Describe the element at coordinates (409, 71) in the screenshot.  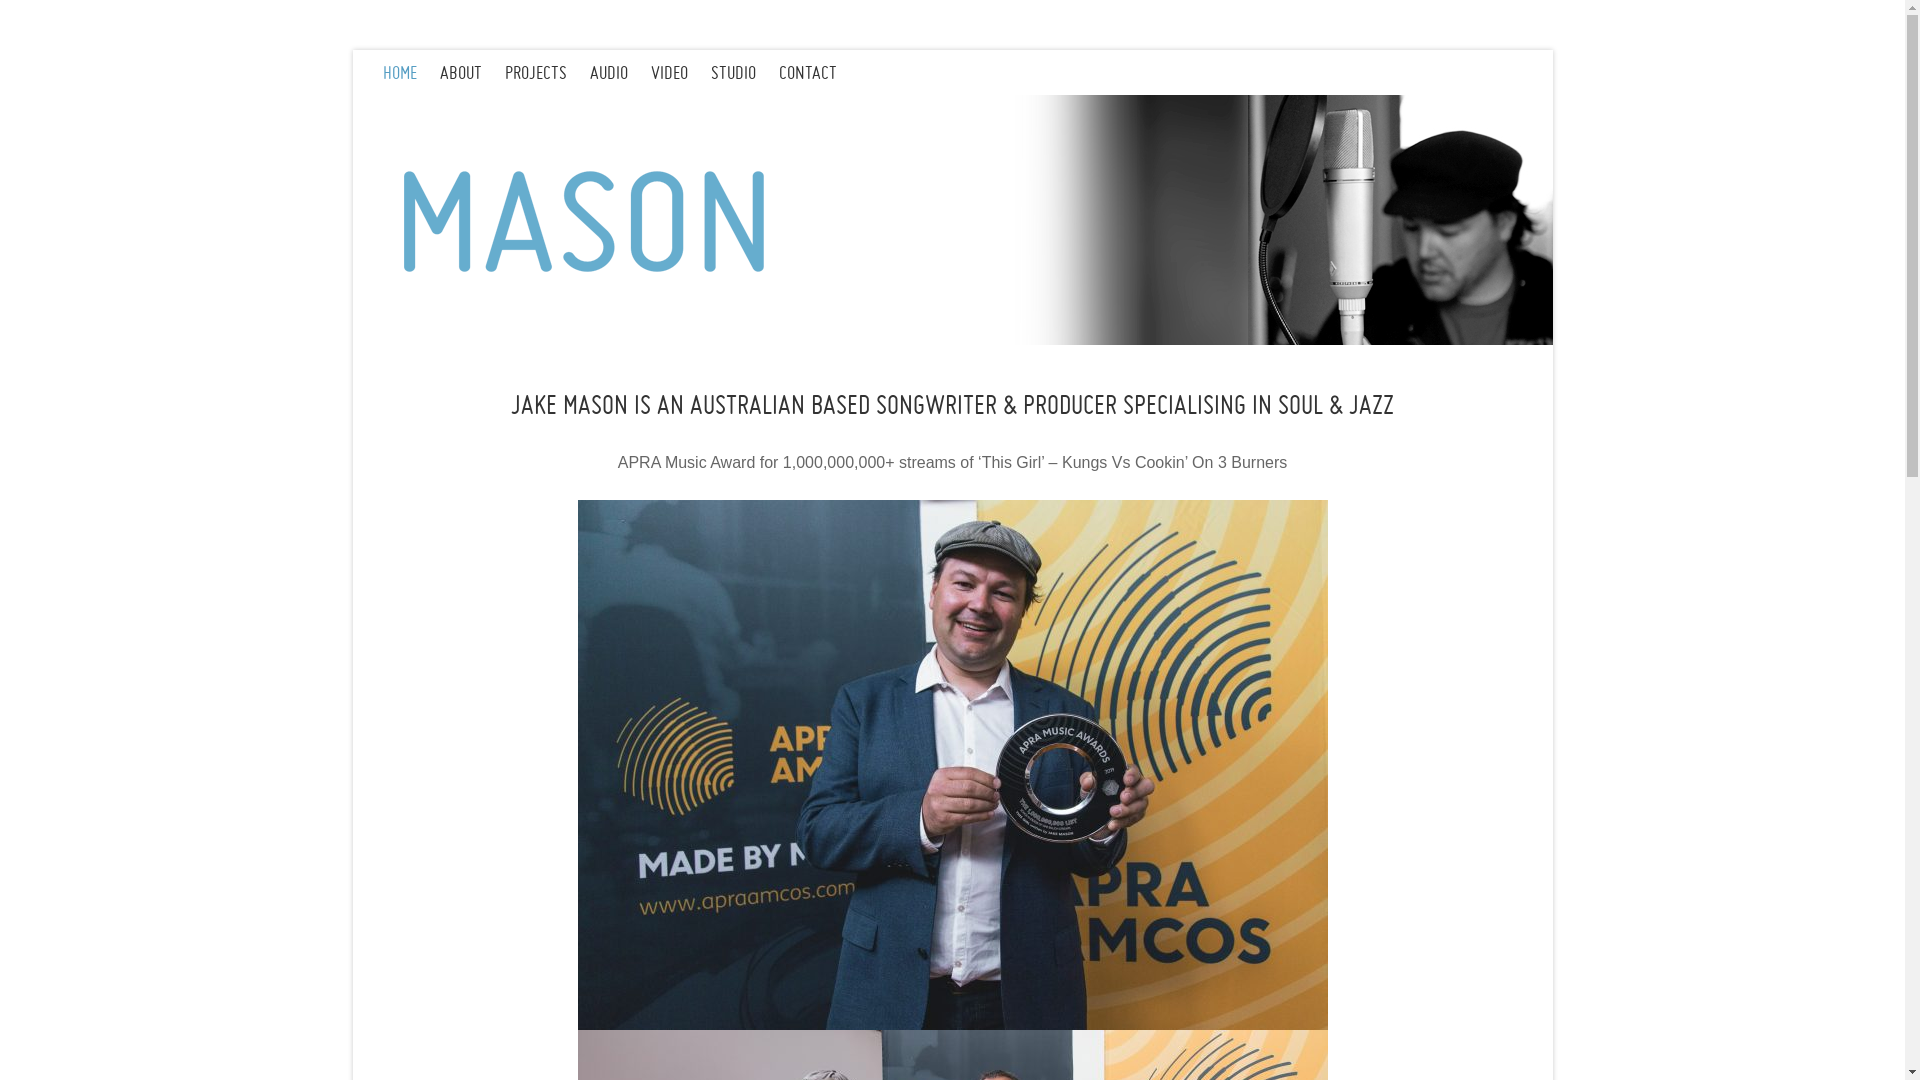
I see `'HOME'` at that location.